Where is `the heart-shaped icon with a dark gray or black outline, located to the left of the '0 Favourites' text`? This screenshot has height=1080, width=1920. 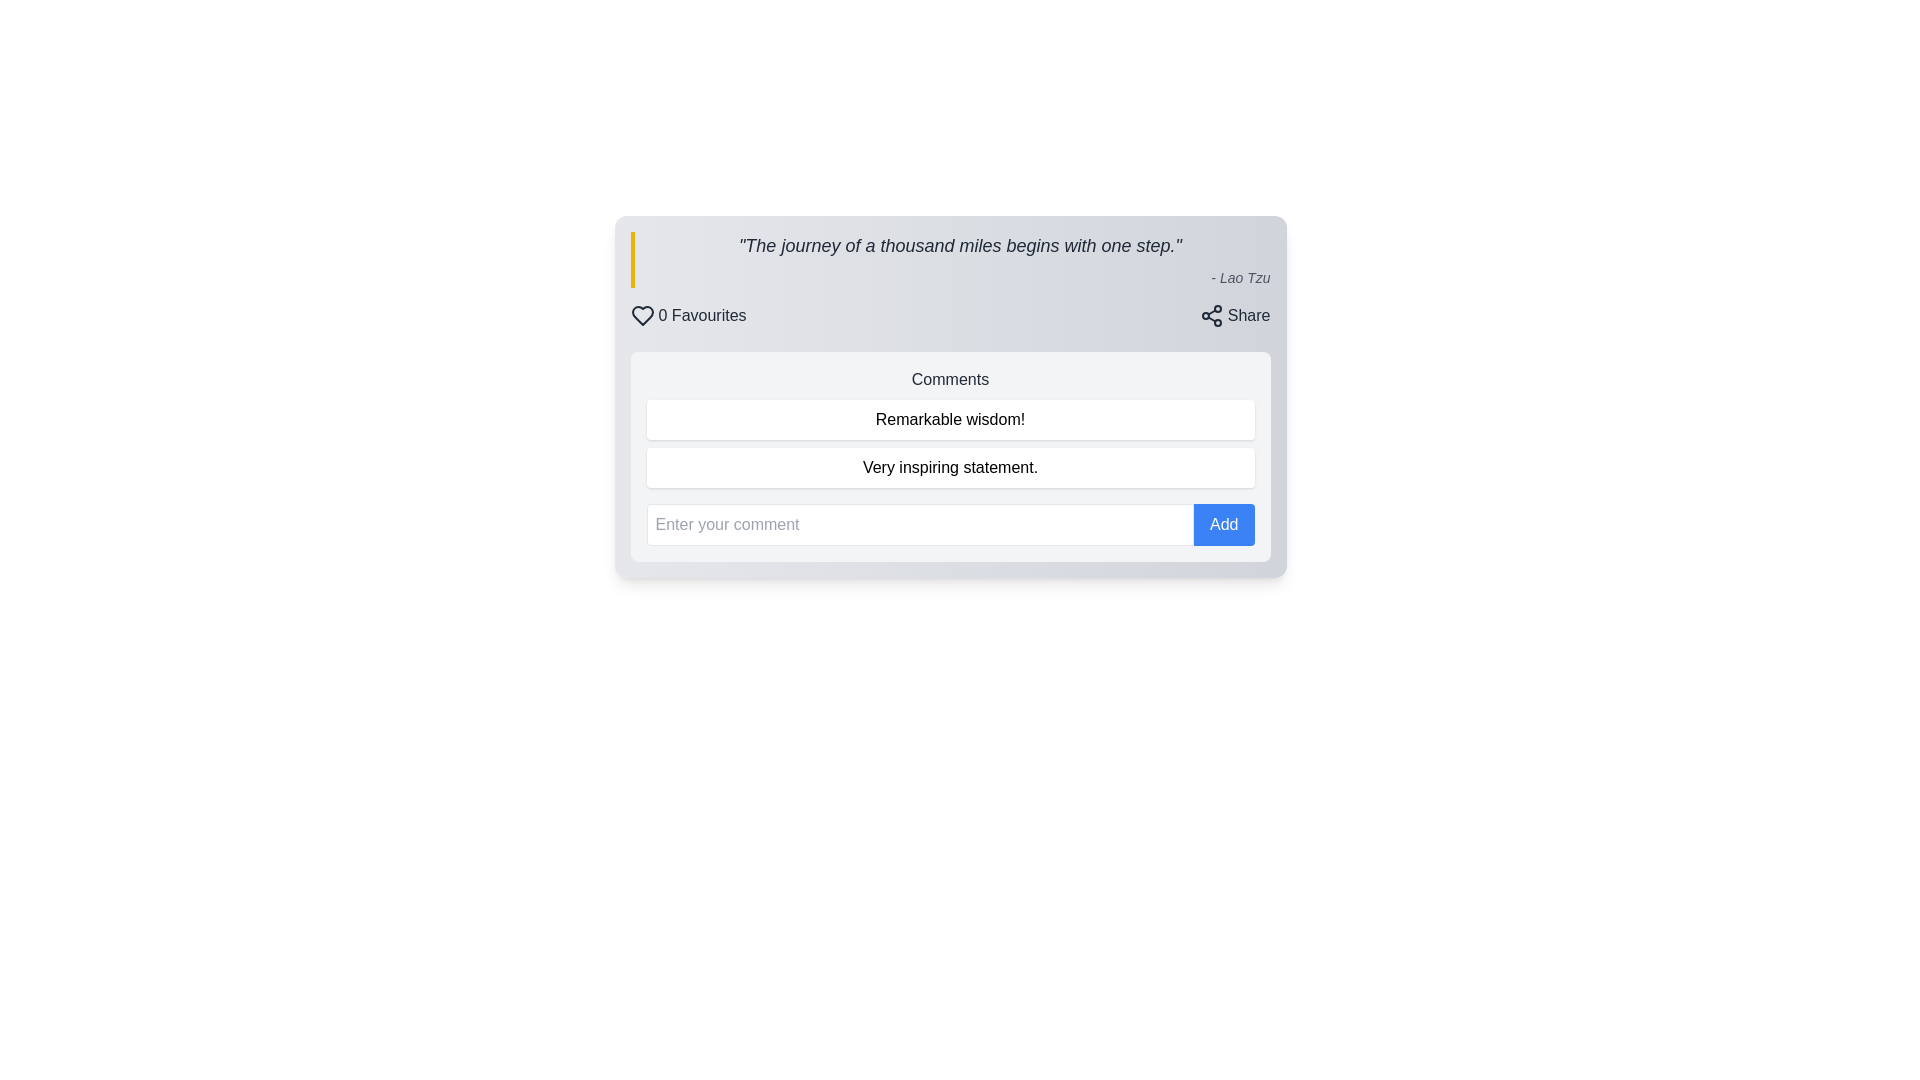 the heart-shaped icon with a dark gray or black outline, located to the left of the '0 Favourites' text is located at coordinates (642, 315).